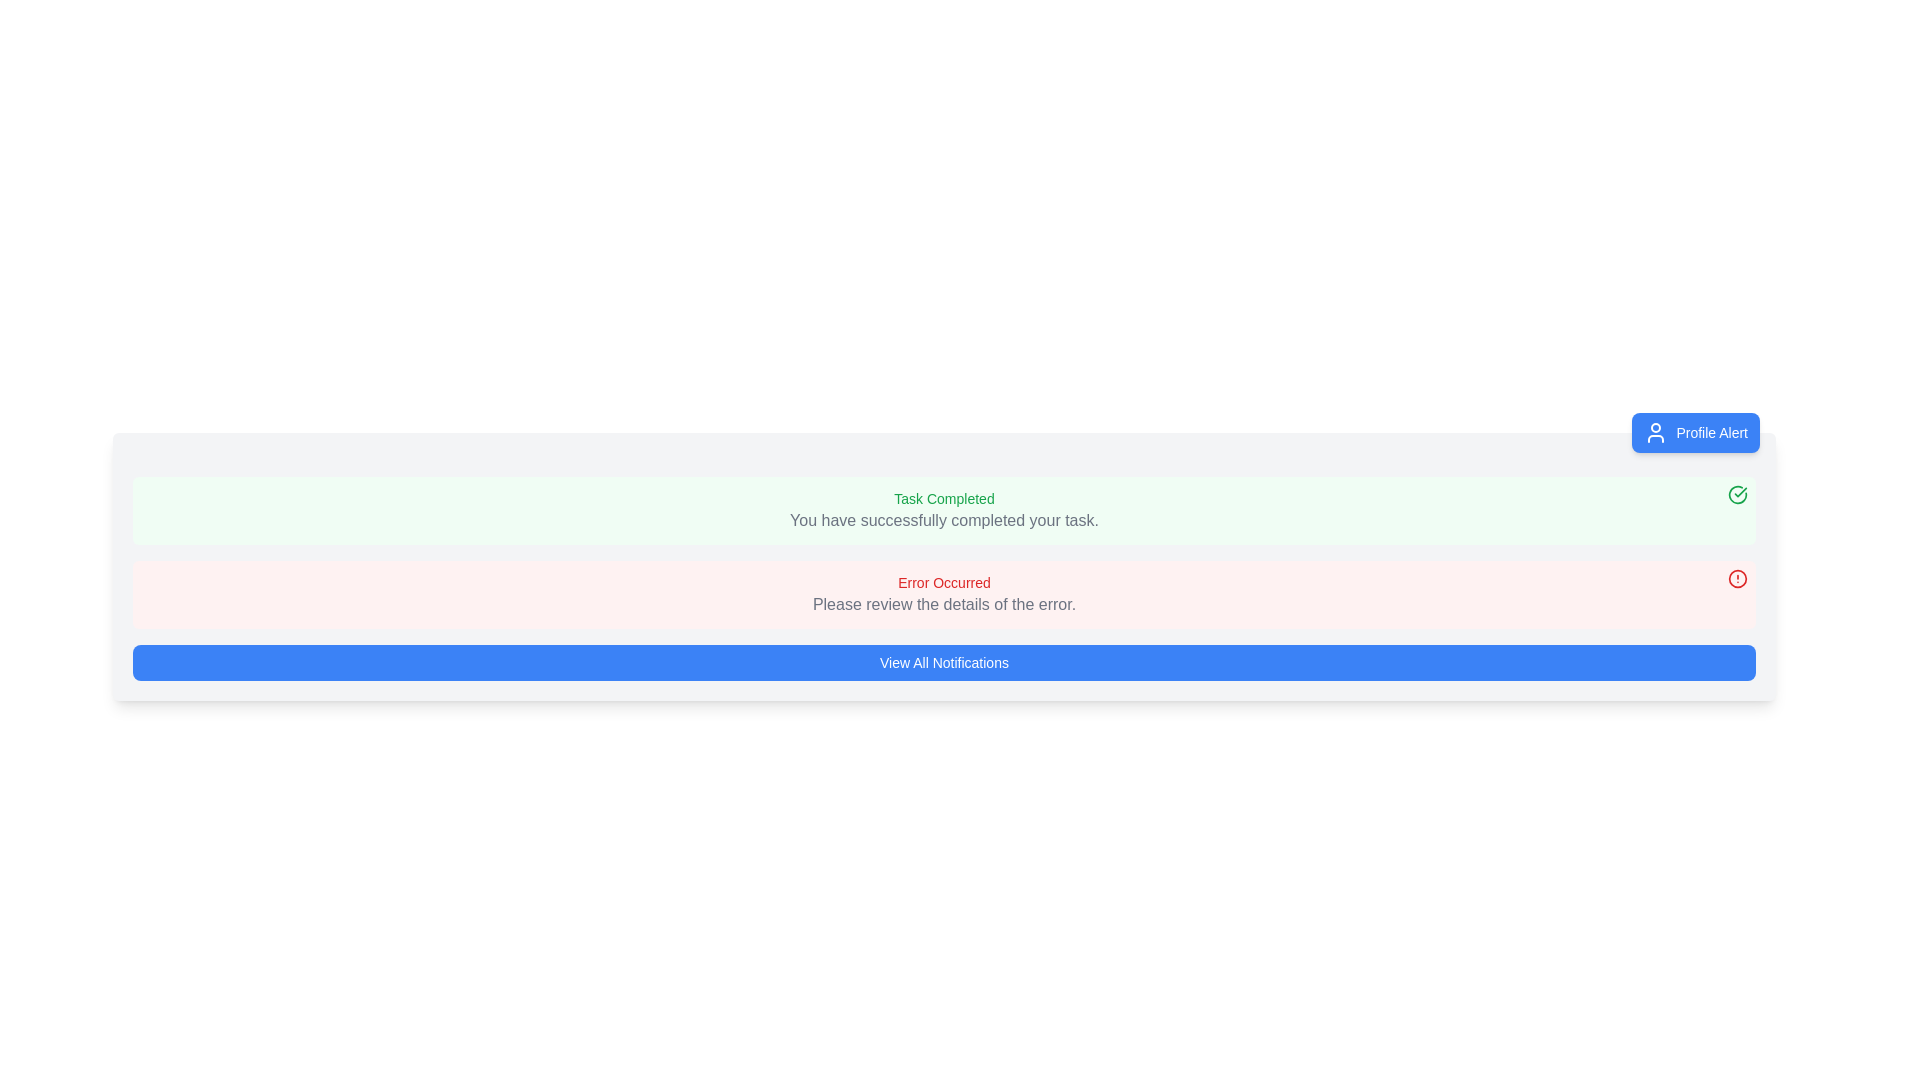 Image resolution: width=1920 pixels, height=1080 pixels. I want to click on the 'Profile Alert' text label, which is styled in white font and located within a blue notification badge at the top-right corner of the interface, so click(1711, 431).